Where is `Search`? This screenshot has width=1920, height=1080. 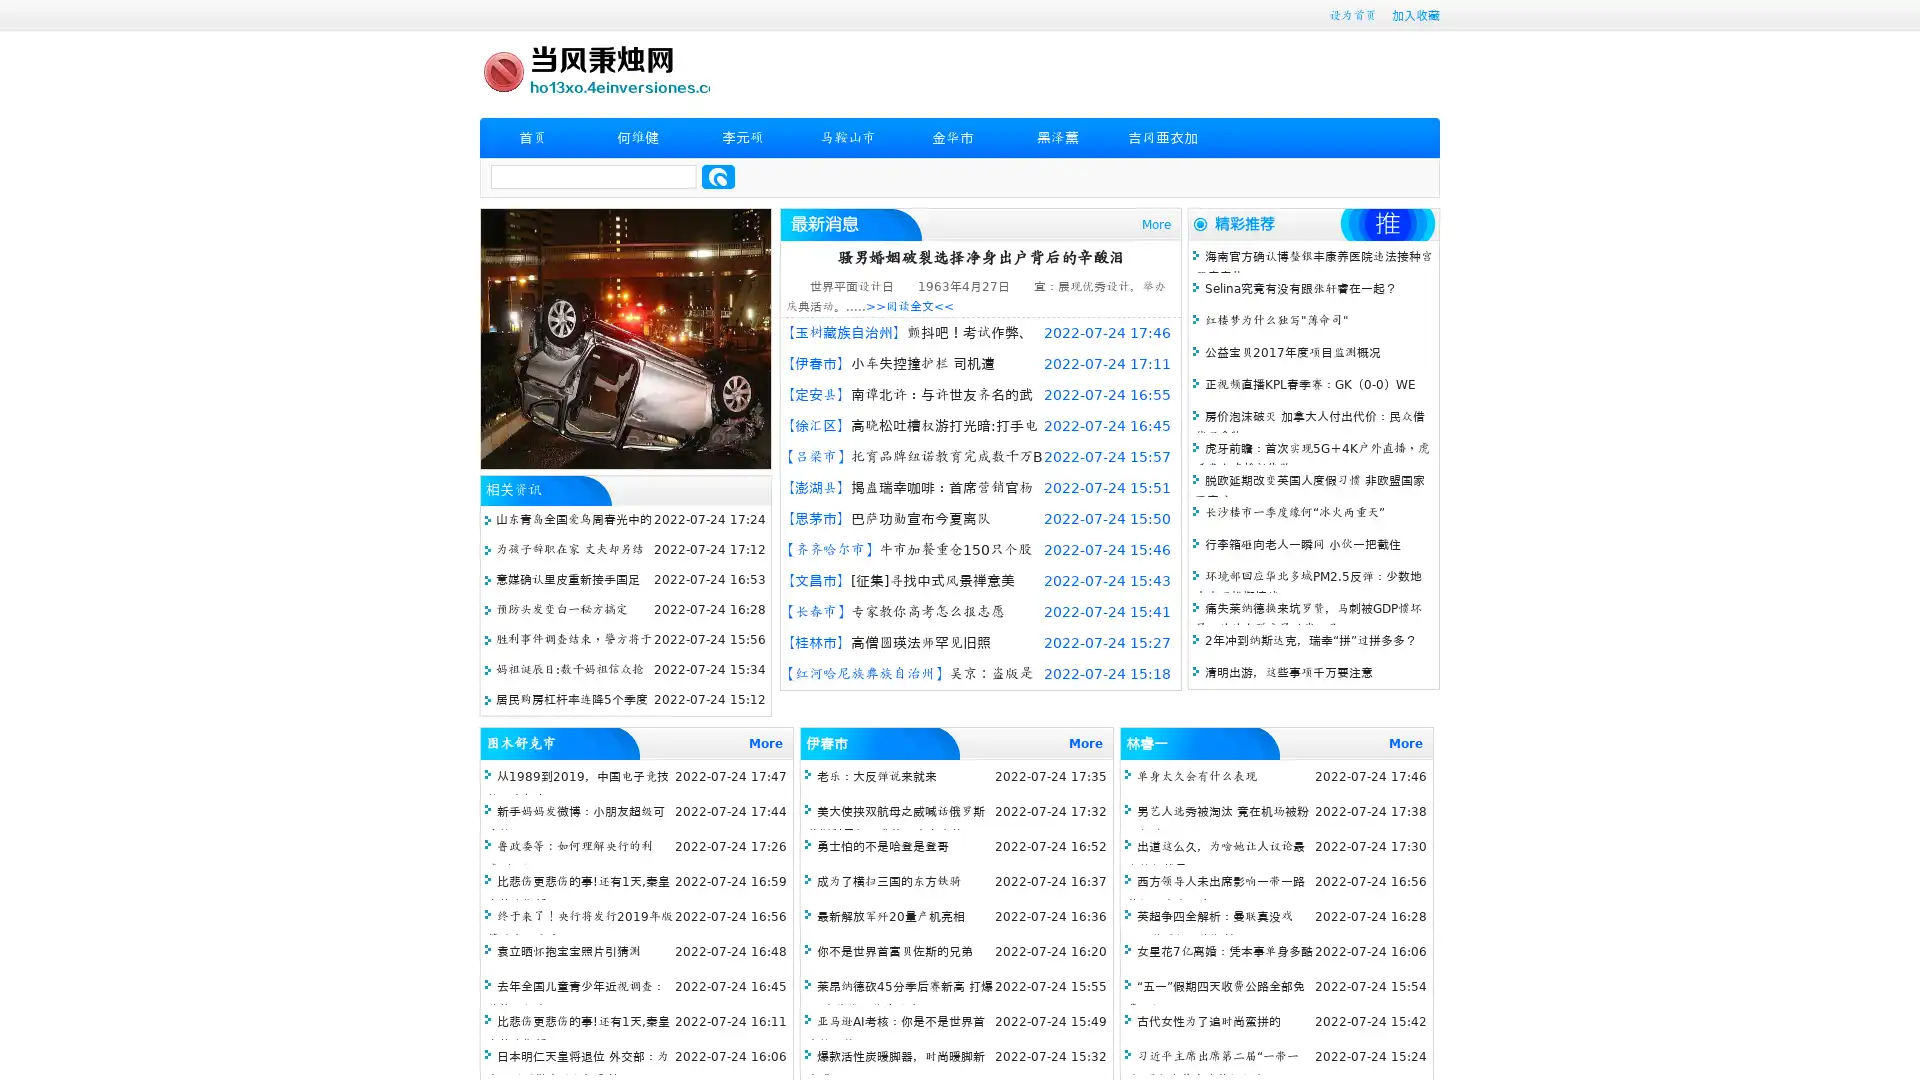 Search is located at coordinates (718, 176).